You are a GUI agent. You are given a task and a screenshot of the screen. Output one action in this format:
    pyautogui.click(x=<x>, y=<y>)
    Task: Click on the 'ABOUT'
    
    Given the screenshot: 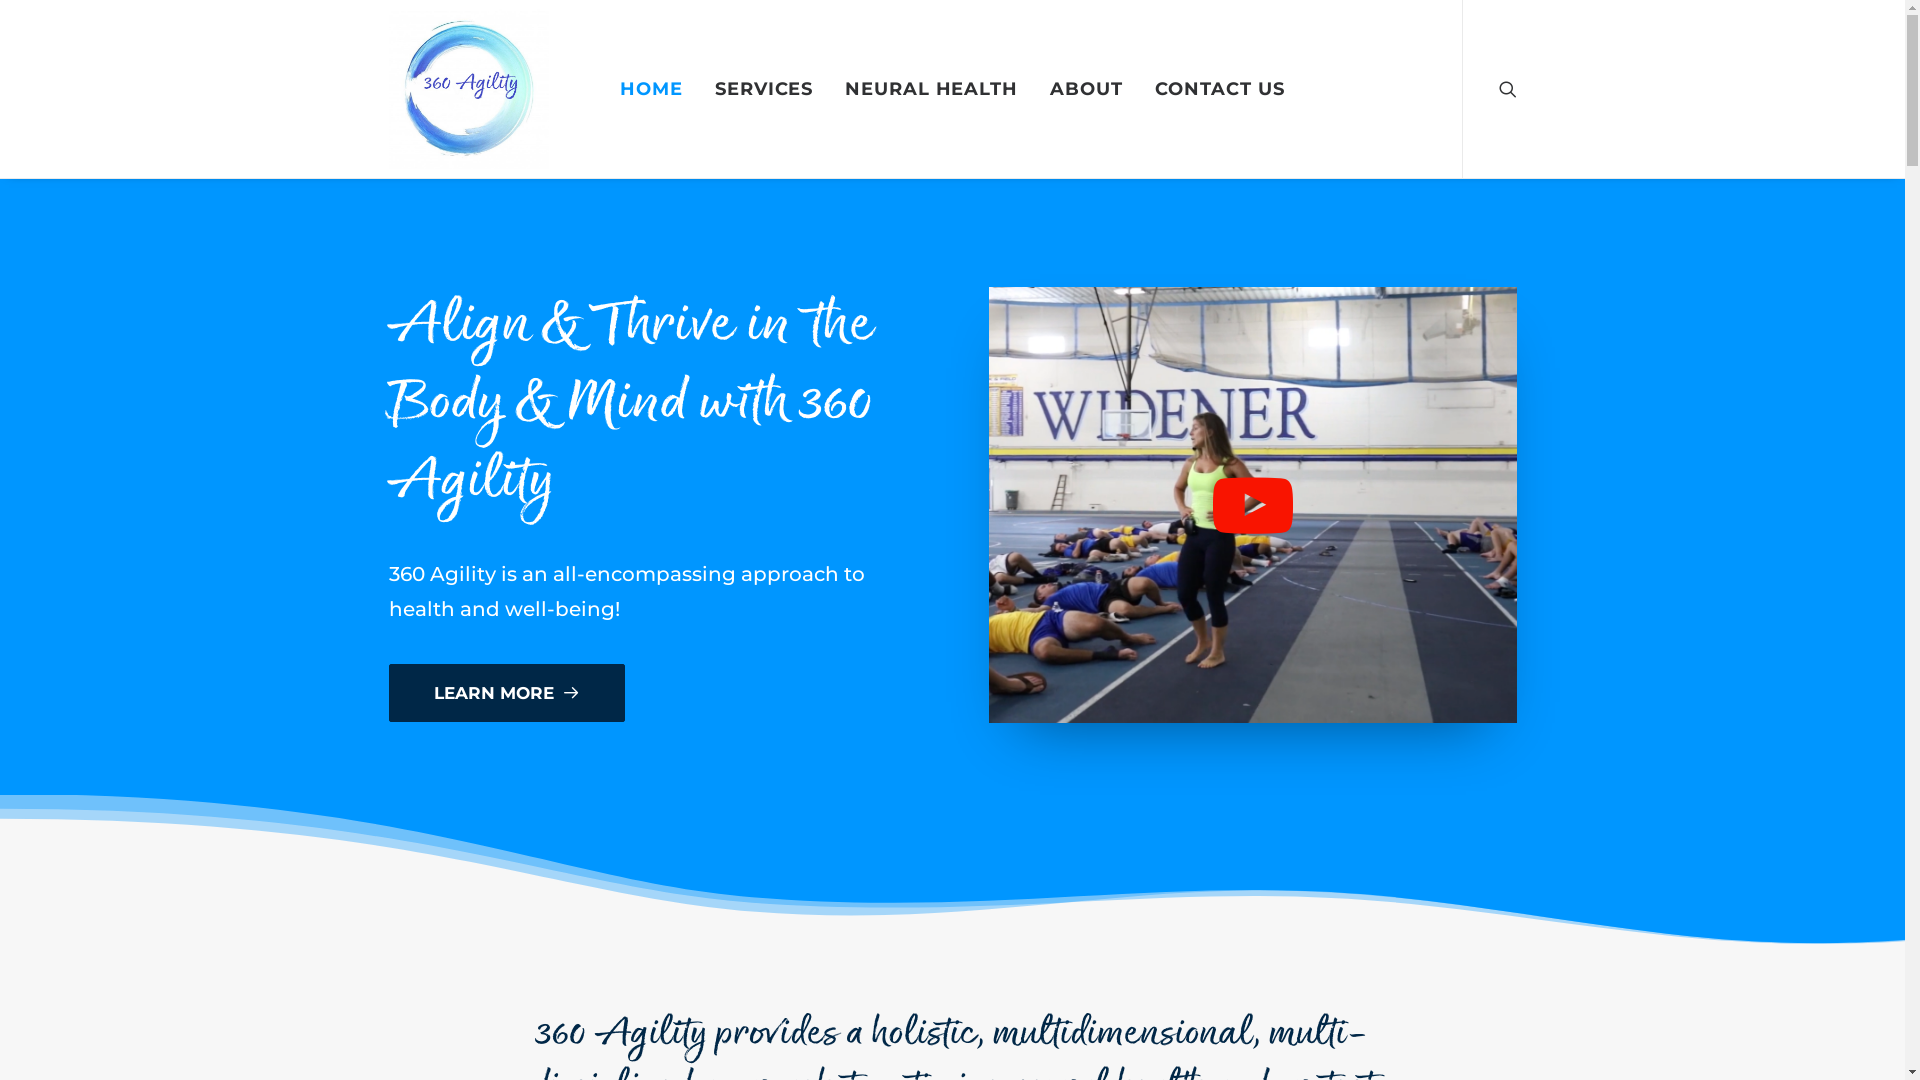 What is the action you would take?
    pyautogui.click(x=1085, y=87)
    